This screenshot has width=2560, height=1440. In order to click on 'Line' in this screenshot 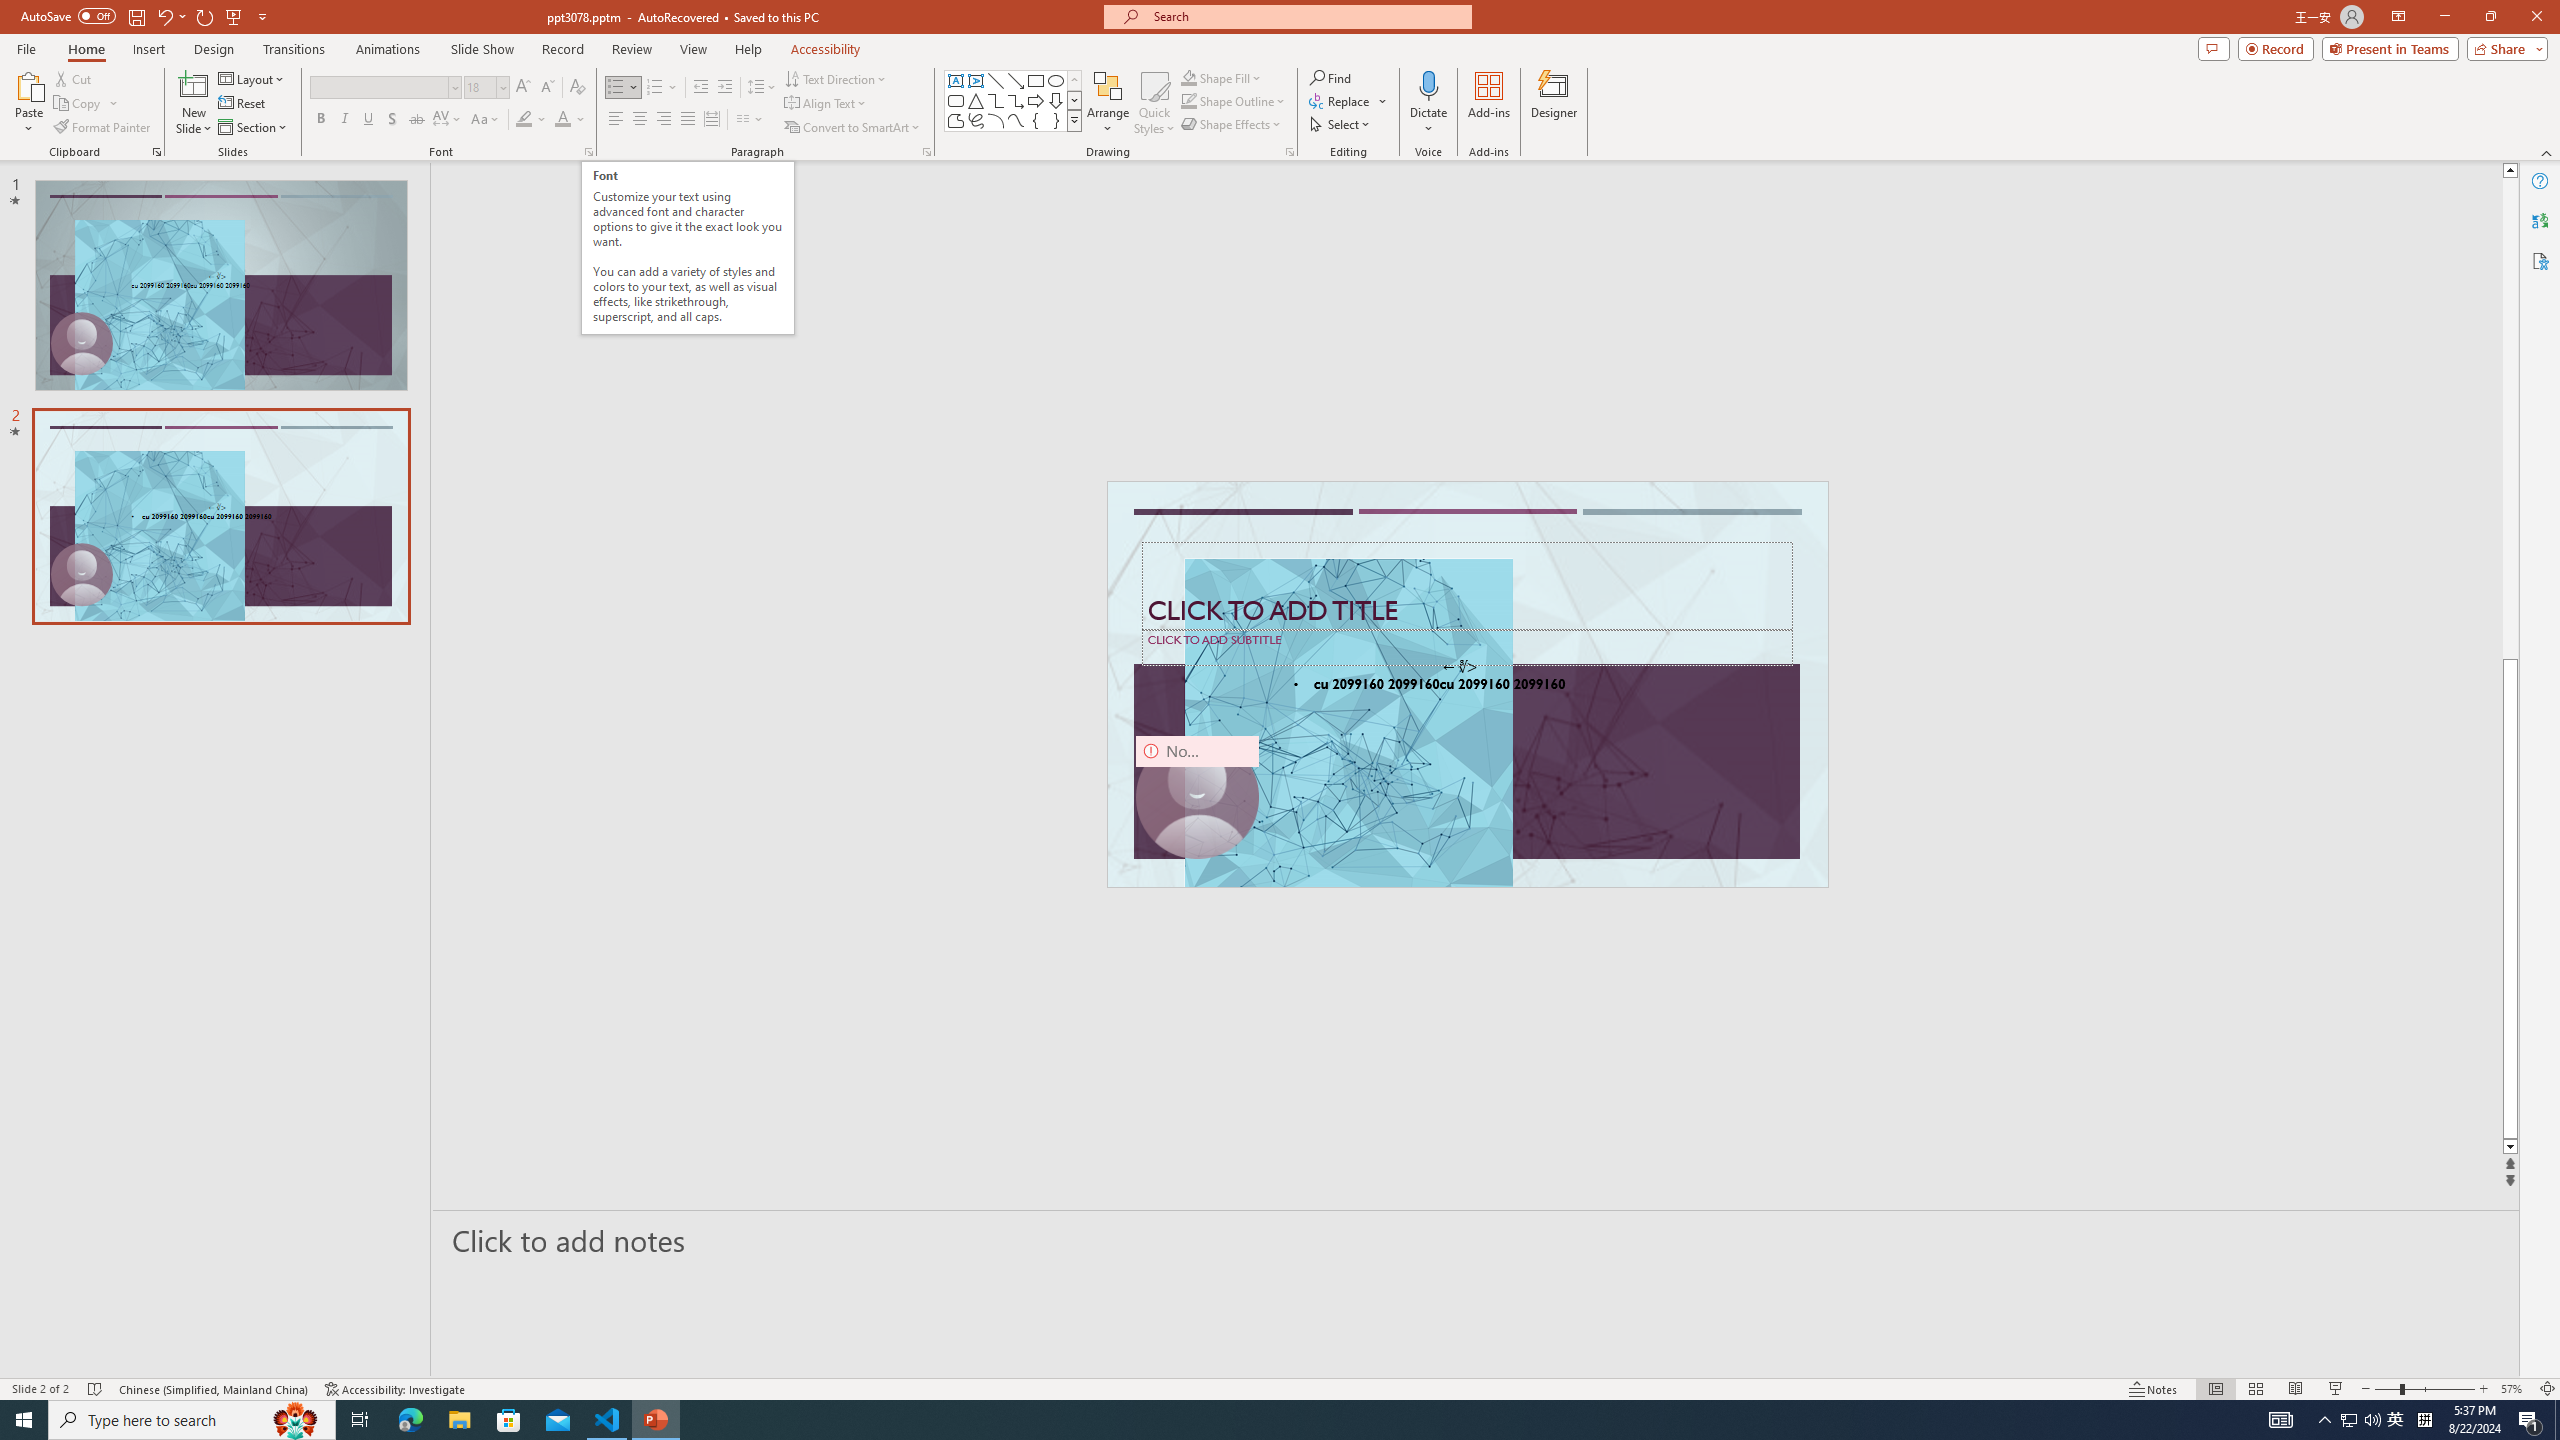, I will do `click(994, 80)`.